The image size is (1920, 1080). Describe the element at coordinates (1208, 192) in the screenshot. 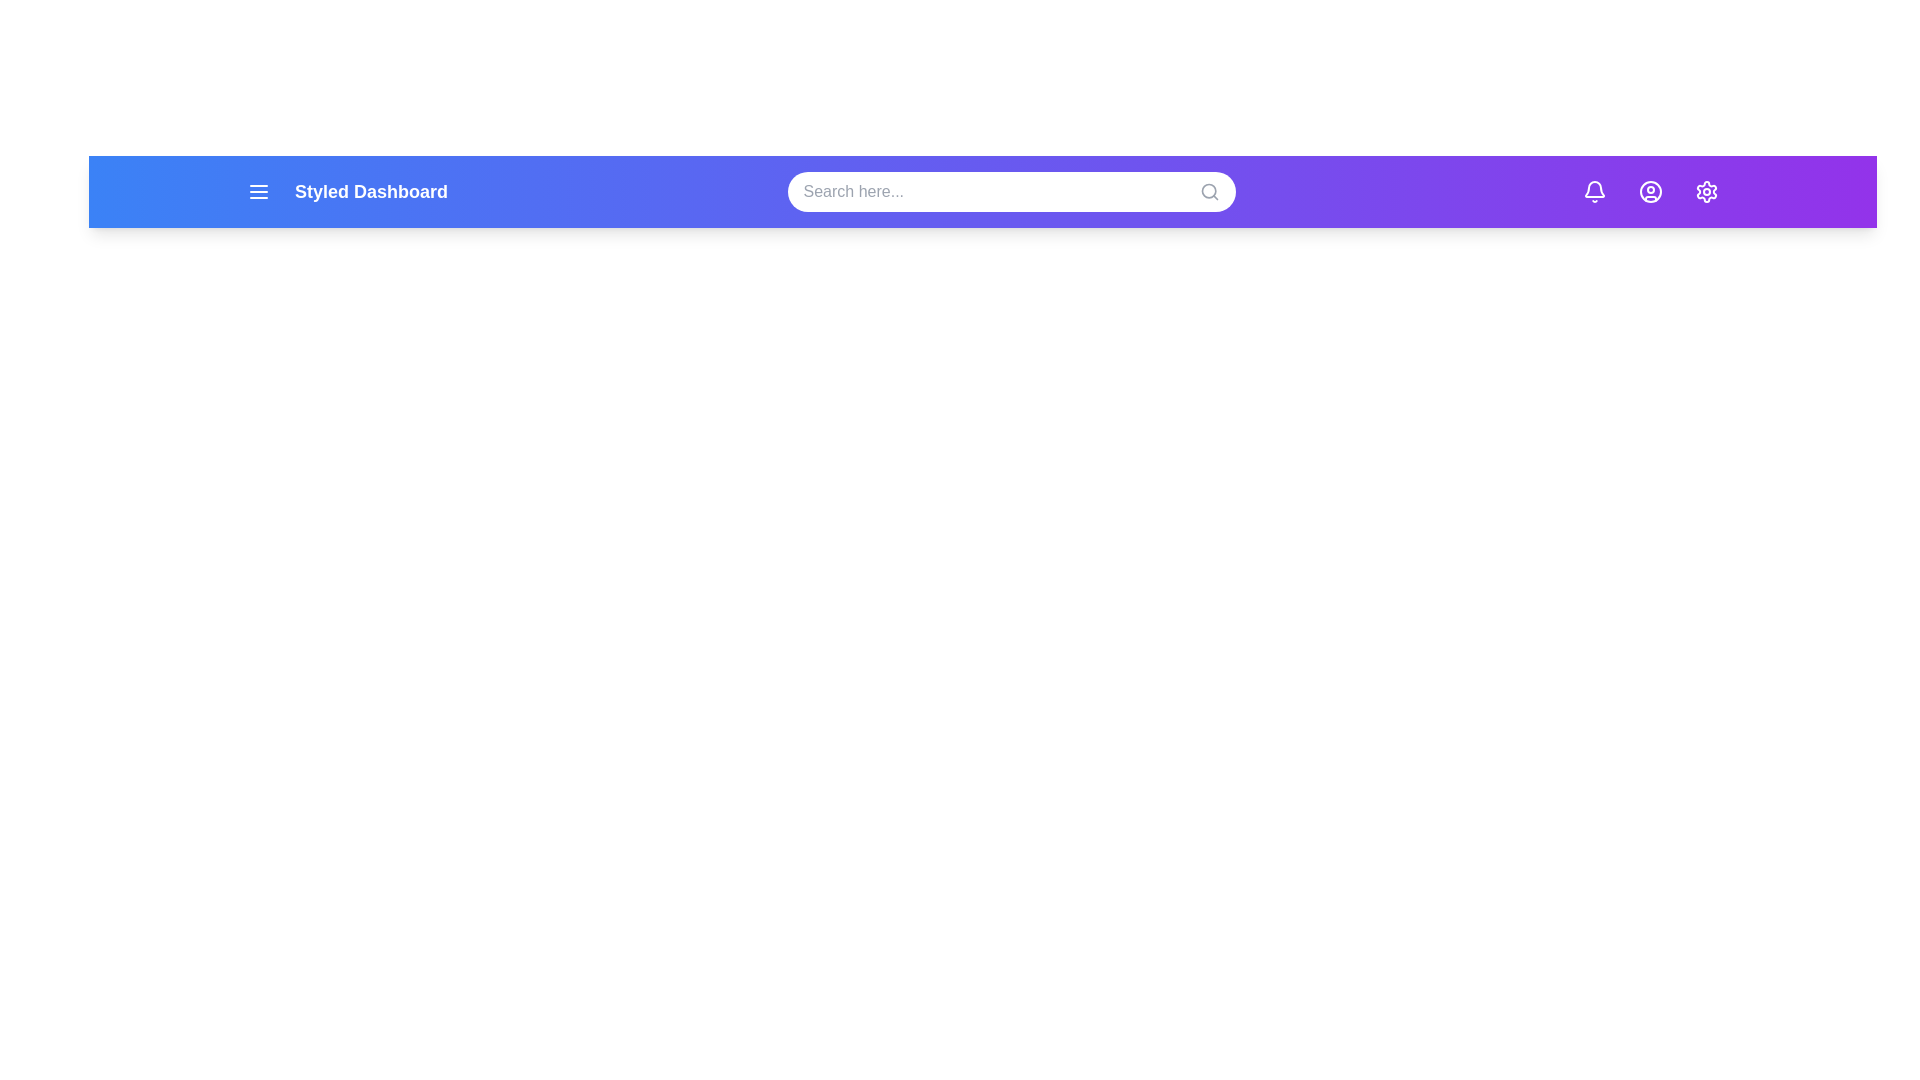

I see `the search icon to initiate a search` at that location.